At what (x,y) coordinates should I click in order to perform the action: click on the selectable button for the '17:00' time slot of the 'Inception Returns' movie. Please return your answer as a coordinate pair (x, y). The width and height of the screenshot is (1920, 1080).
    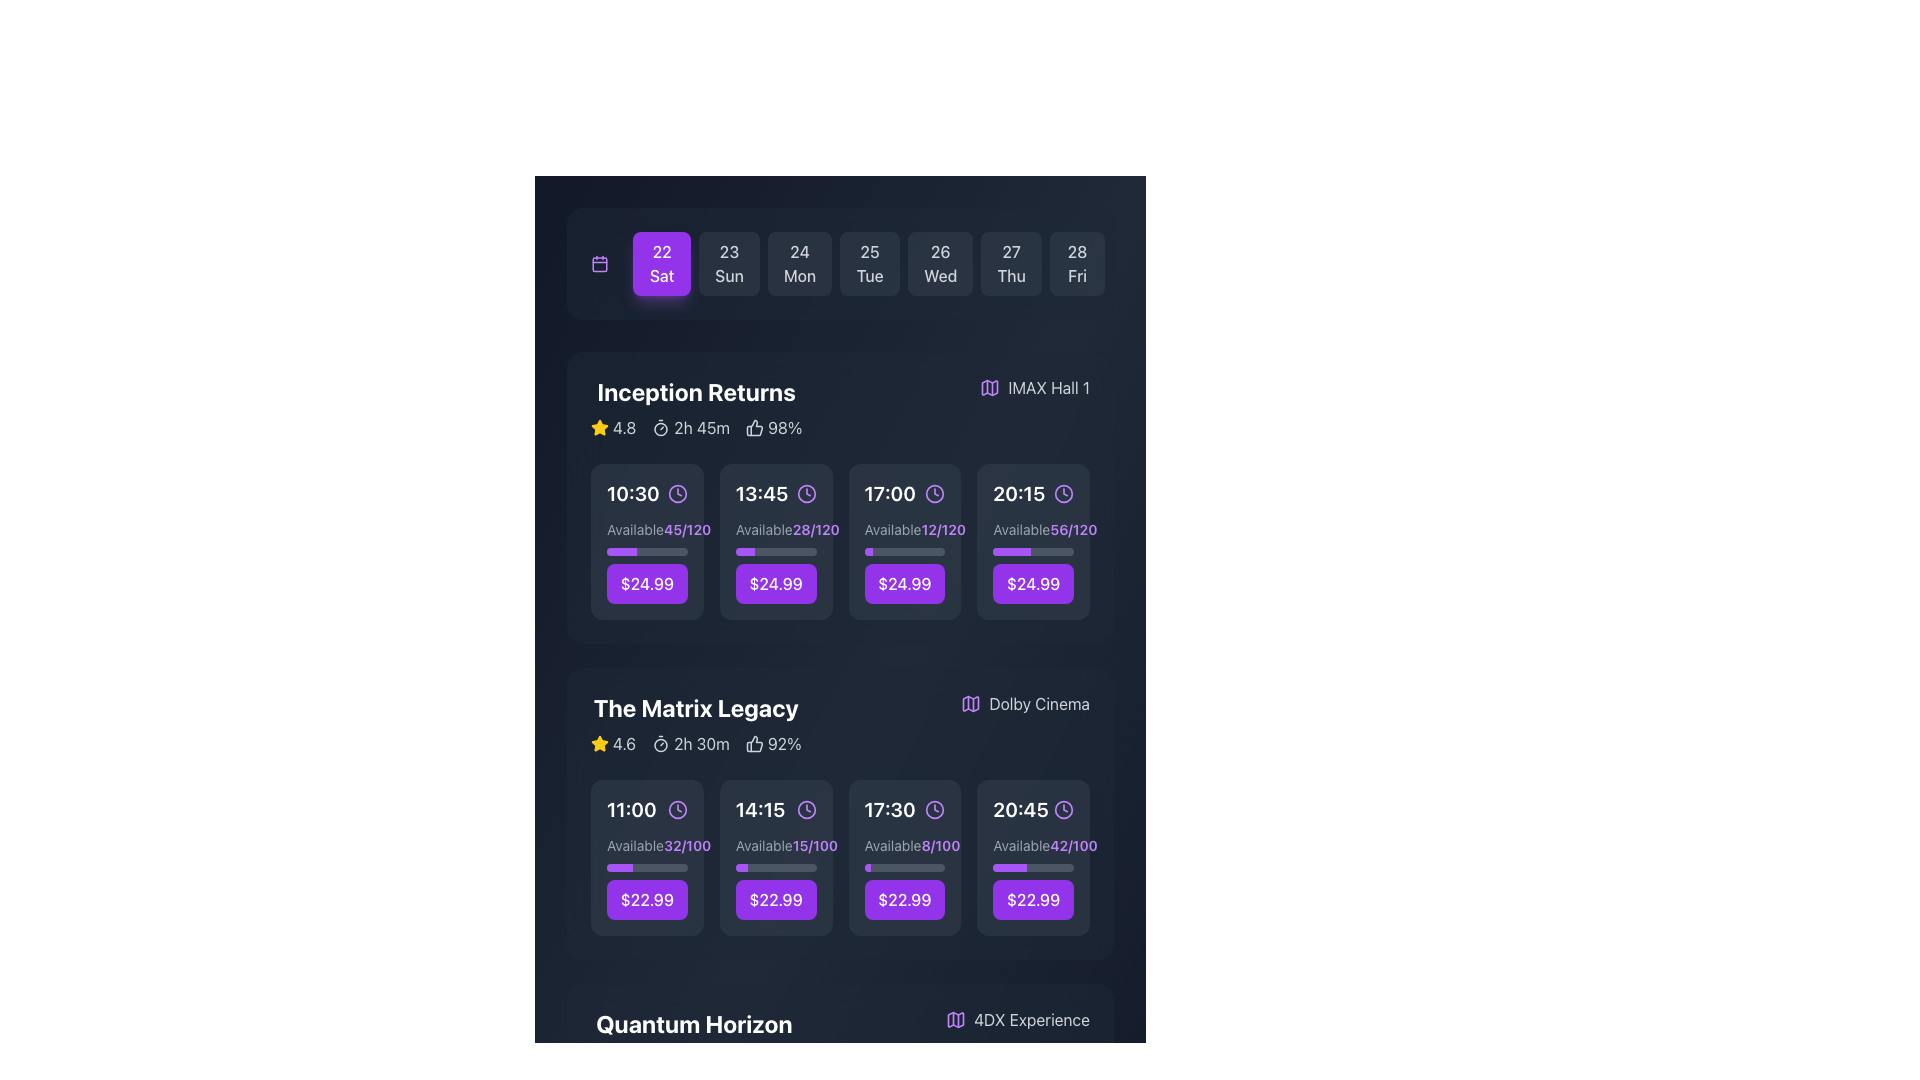
    Looking at the image, I should click on (903, 583).